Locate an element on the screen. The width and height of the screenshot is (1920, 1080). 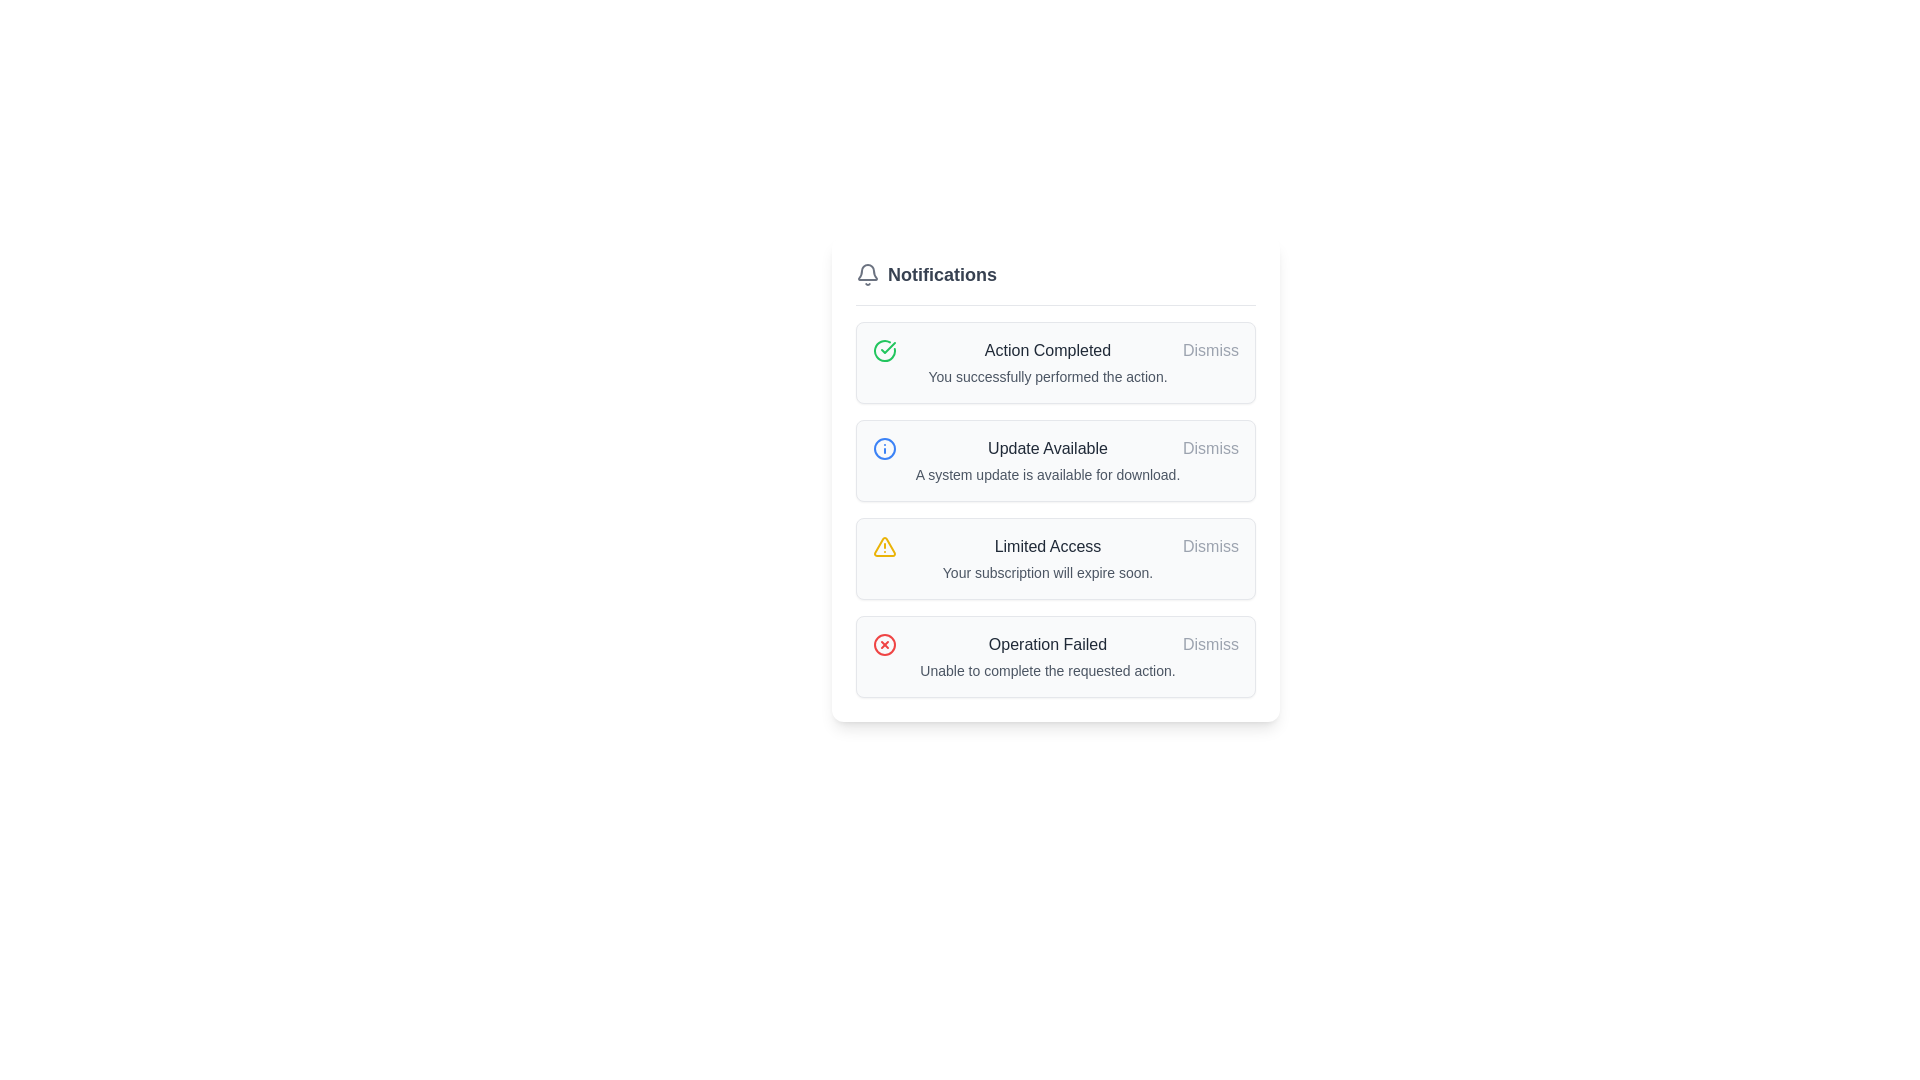
the error icon that indicates an 'Operation Failed' notification, located in the notification box on the bottom row, aligned to the left of the notification text is located at coordinates (883, 644).